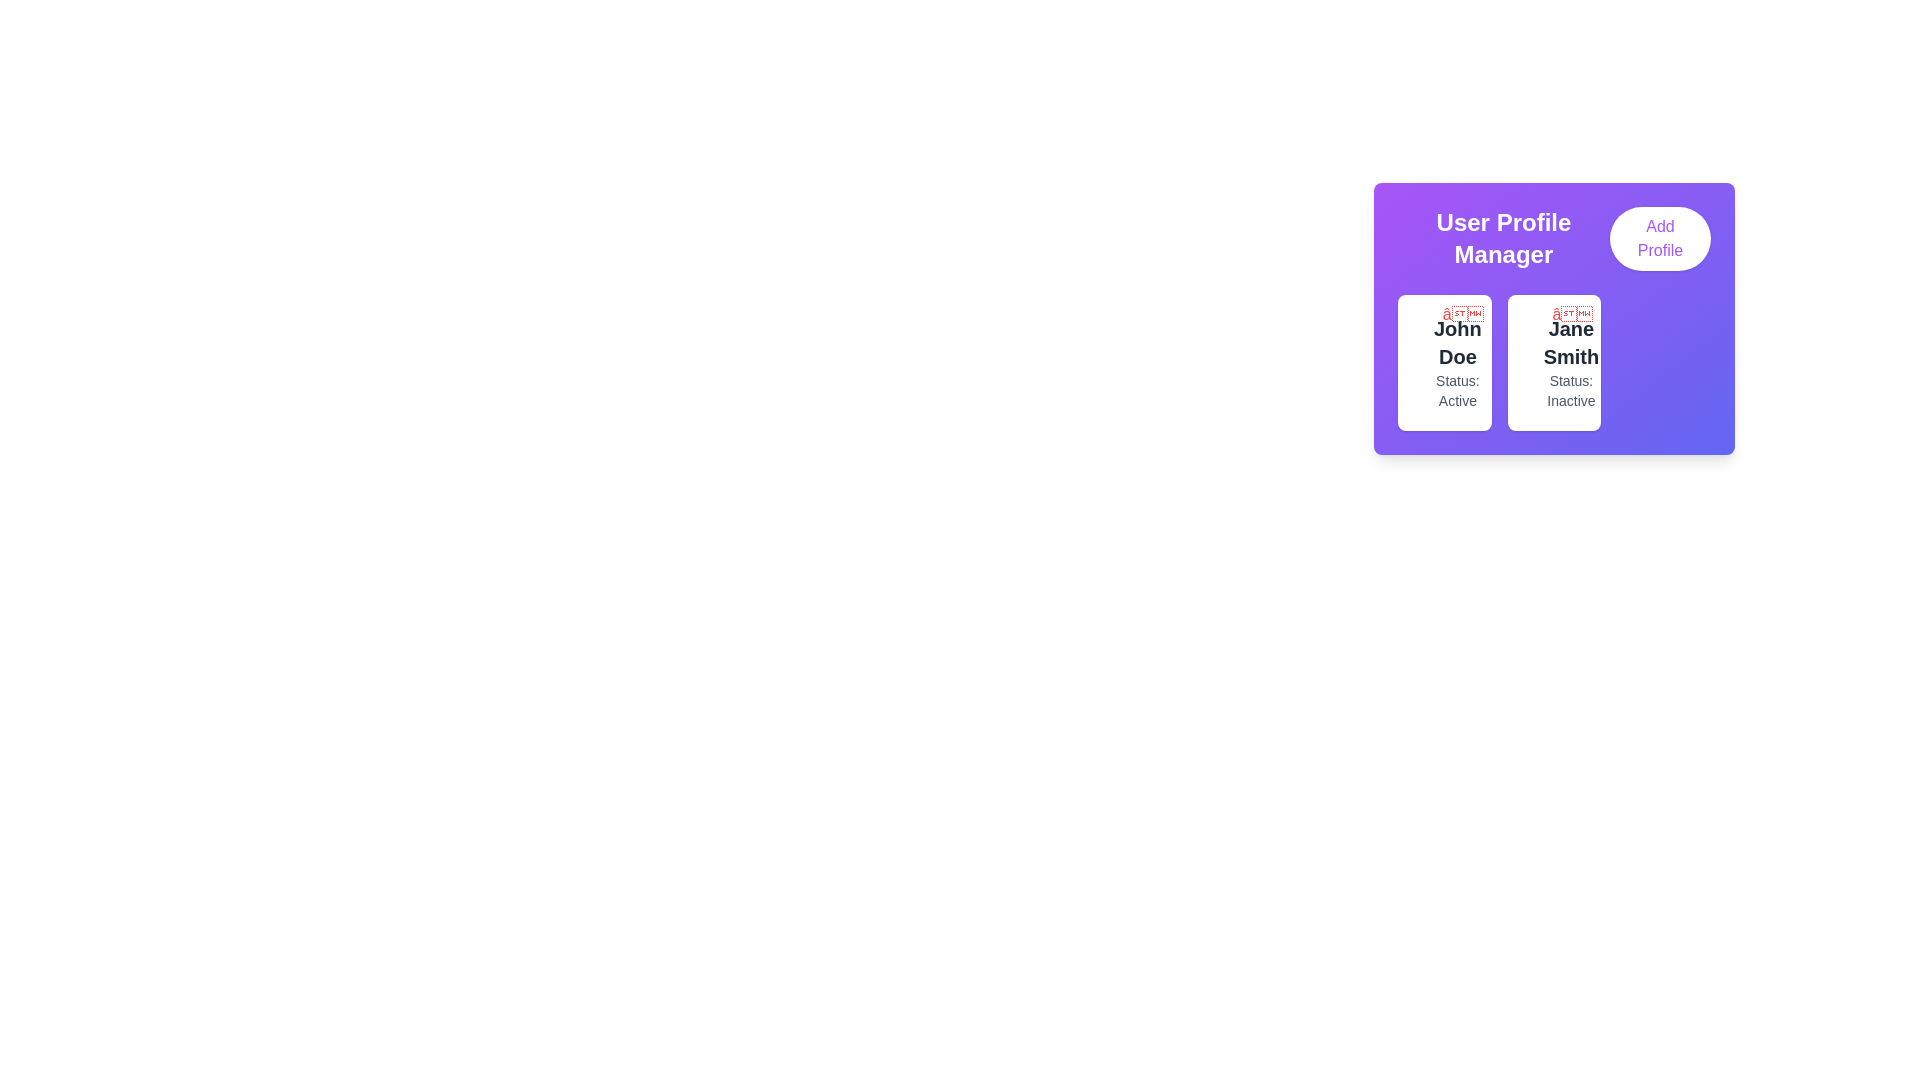 This screenshot has height=1080, width=1920. Describe the element at coordinates (1457, 362) in the screenshot. I see `the text label displaying the user's name and current status as 'Active' in the User Profile Manager, located above the red 'X' icon` at that location.